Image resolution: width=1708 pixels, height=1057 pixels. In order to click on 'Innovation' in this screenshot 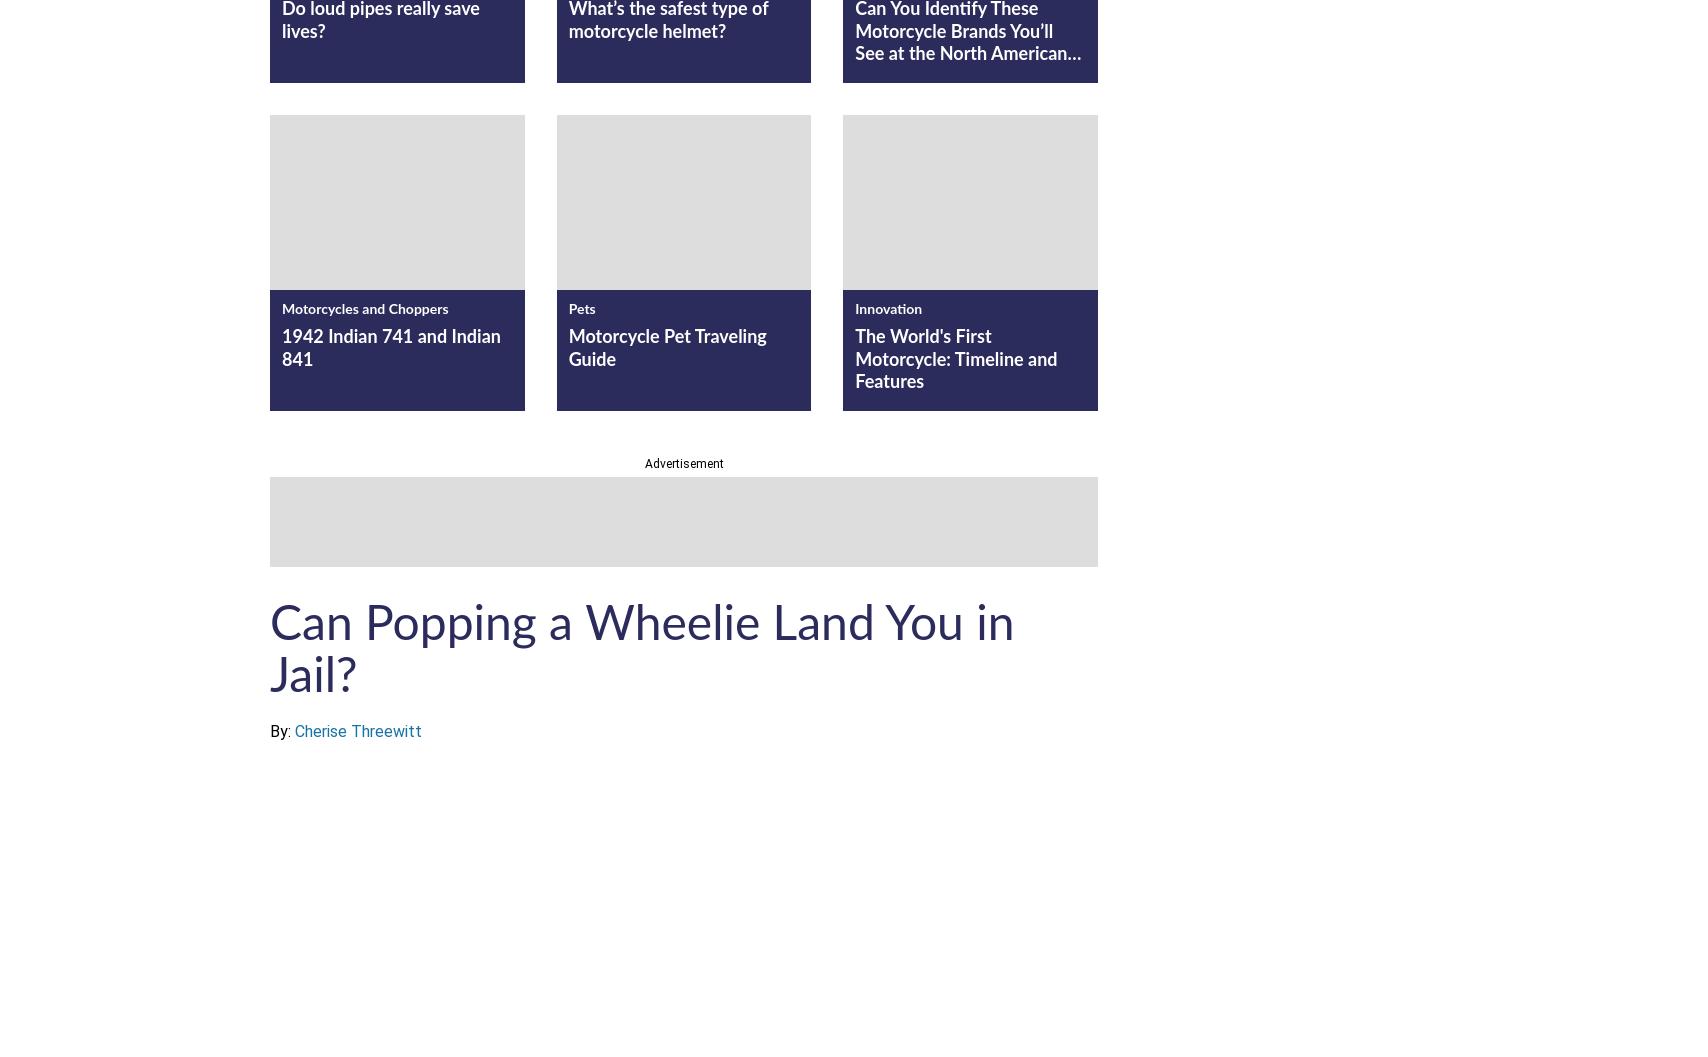, I will do `click(888, 308)`.